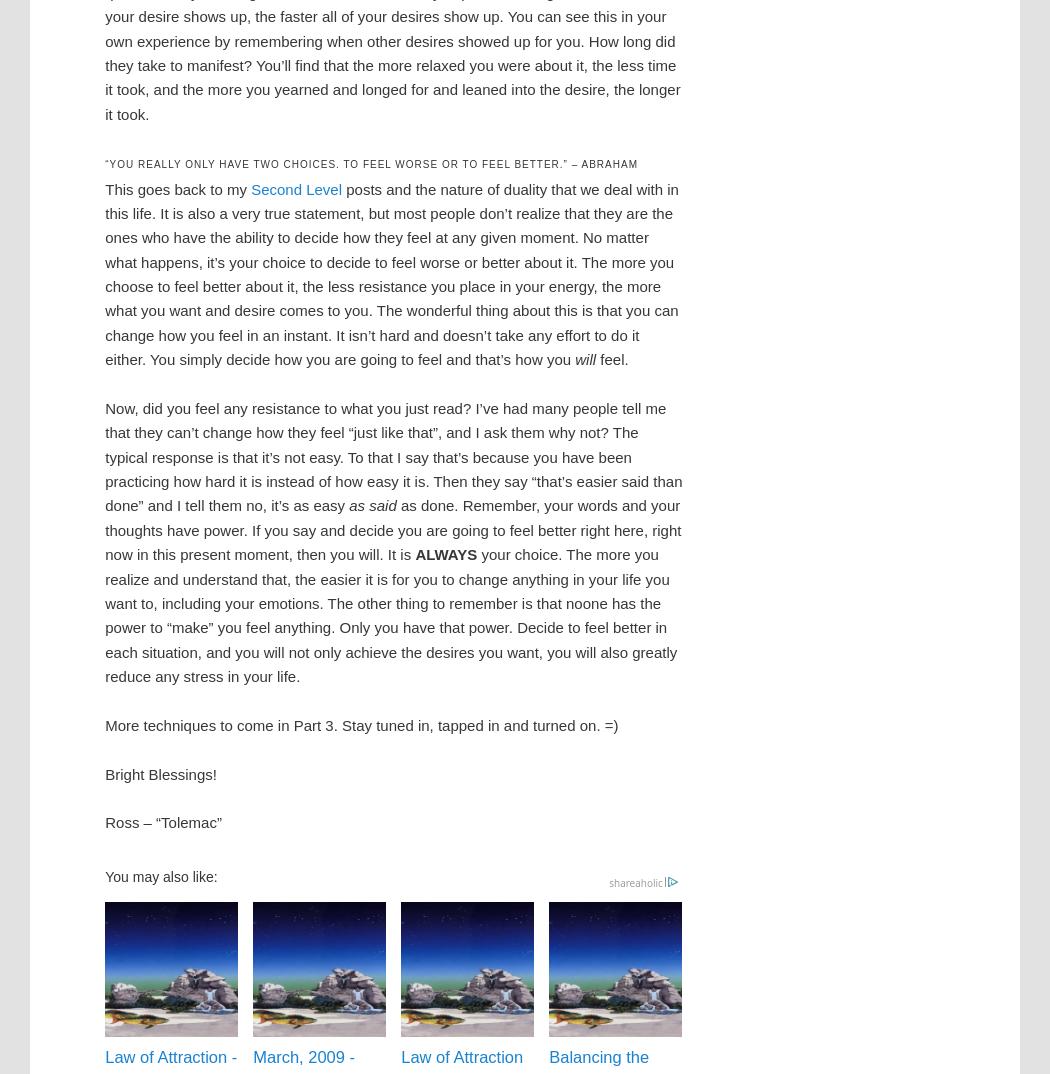  What do you see at coordinates (584, 358) in the screenshot?
I see `'will'` at bounding box center [584, 358].